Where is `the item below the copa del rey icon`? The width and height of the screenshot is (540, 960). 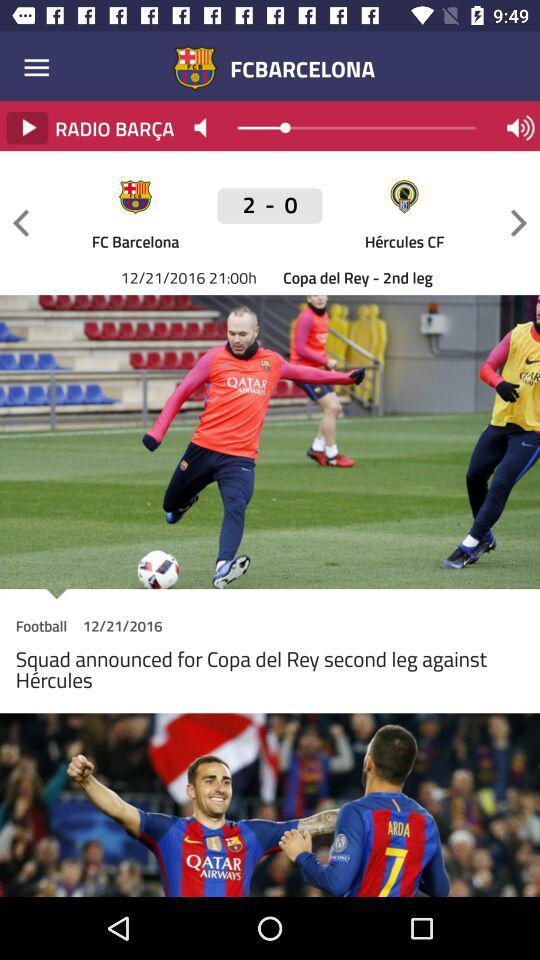
the item below the copa del rey icon is located at coordinates (270, 594).